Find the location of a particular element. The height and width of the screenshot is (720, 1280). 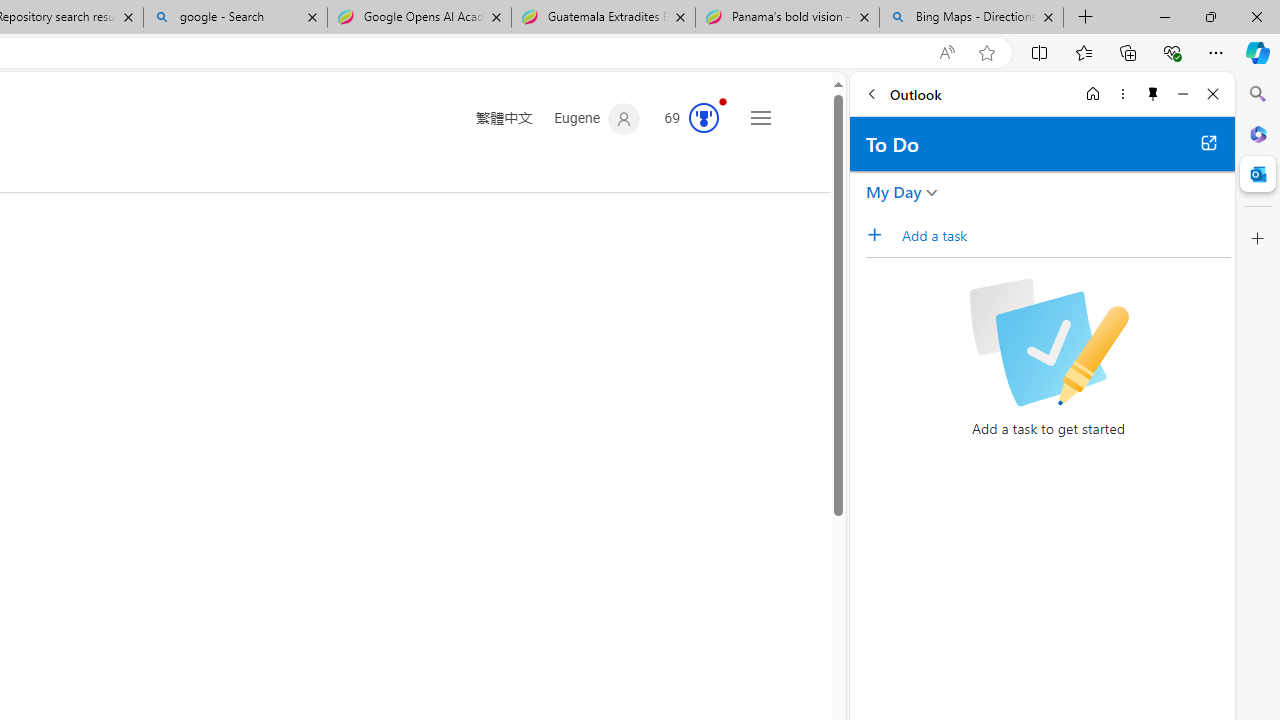

'AutomationID: serp_medal_svg' is located at coordinates (704, 118).